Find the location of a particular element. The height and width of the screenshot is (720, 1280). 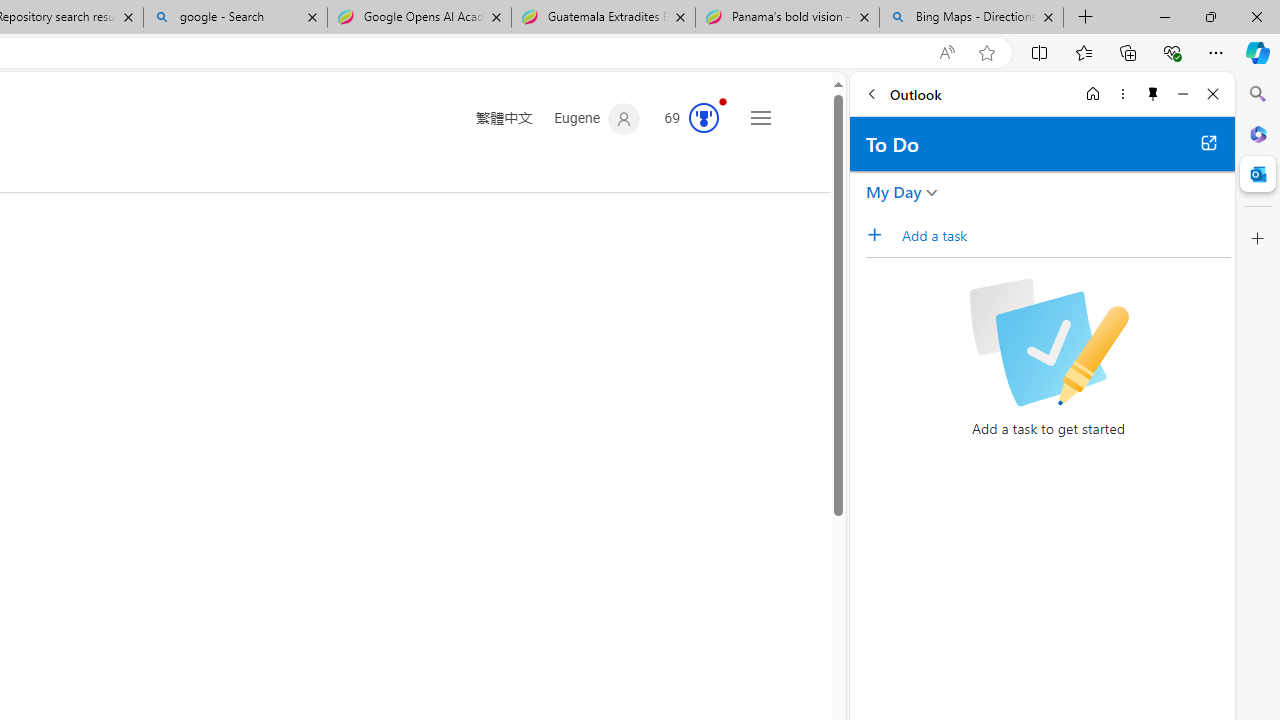

'AutomationID: serp_medal_svg' is located at coordinates (704, 118).